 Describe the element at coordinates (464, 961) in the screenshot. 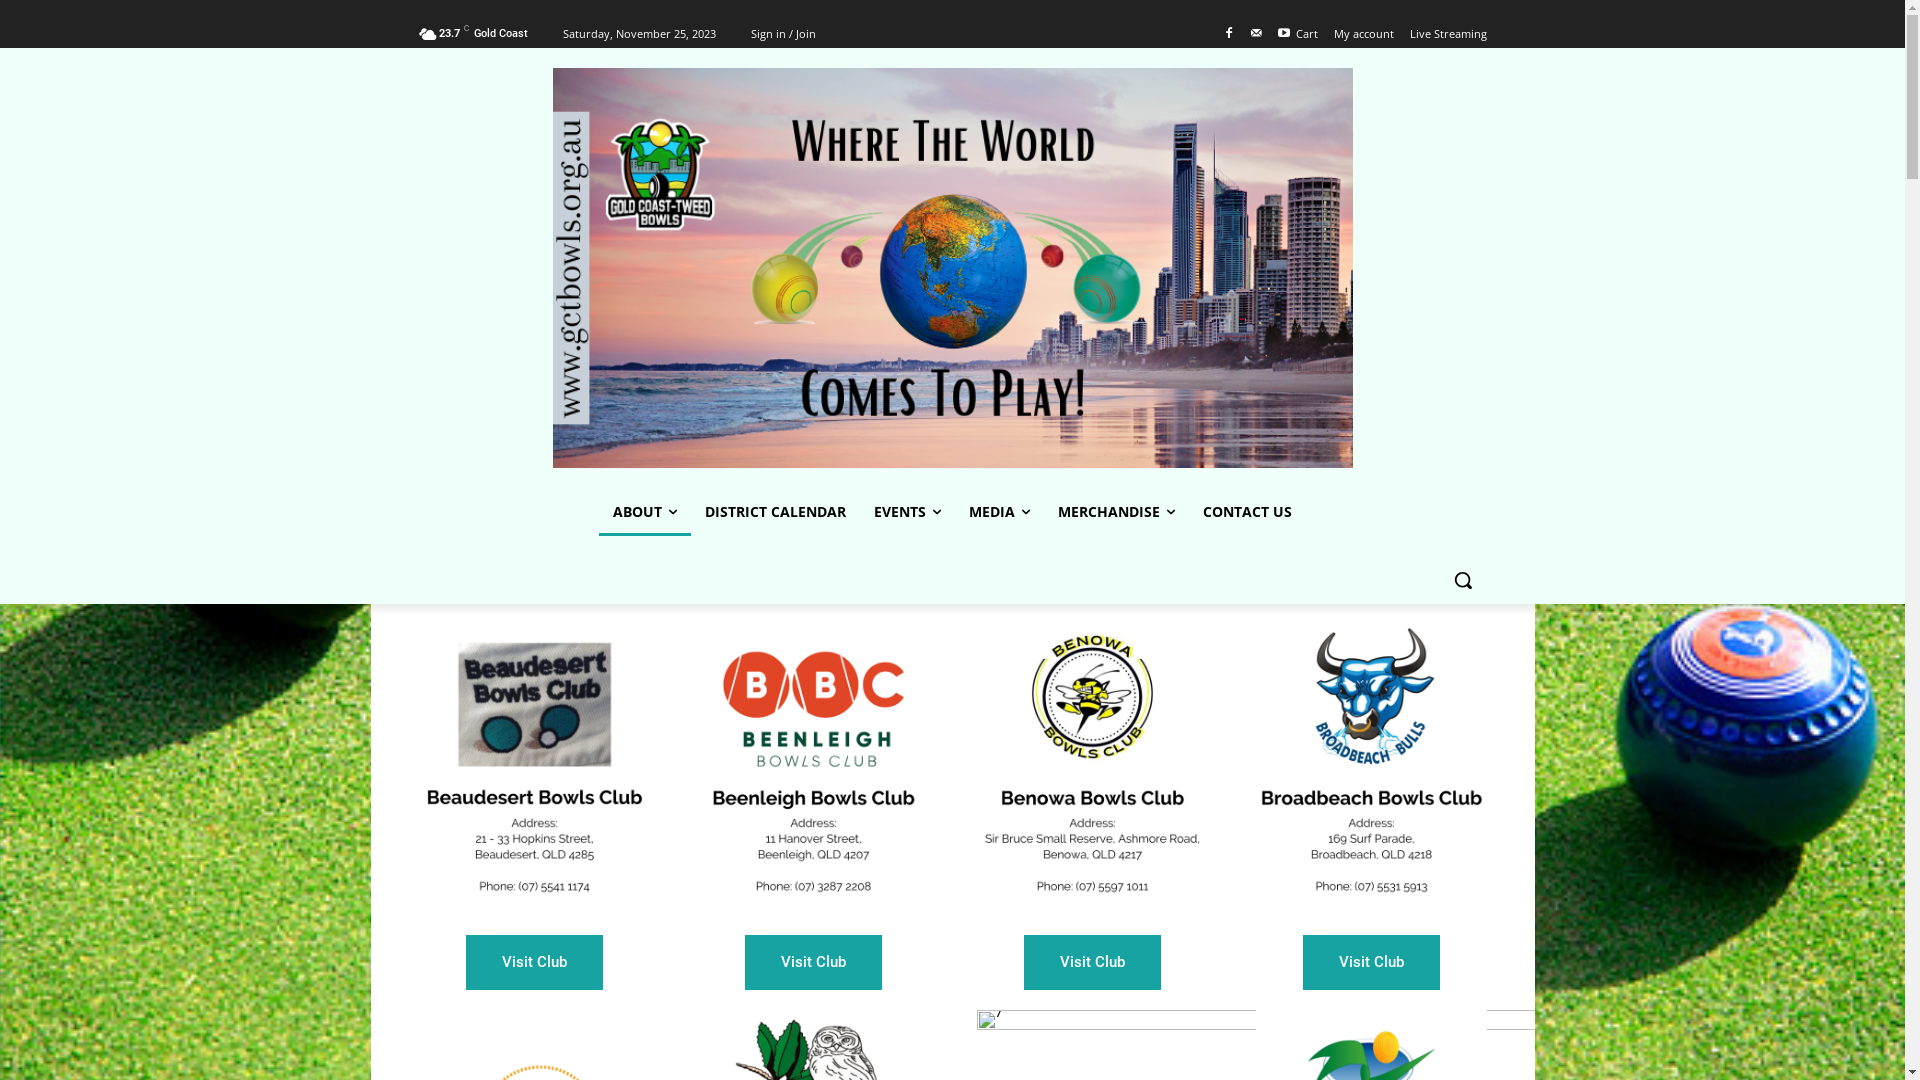

I see `'Visit Club'` at that location.